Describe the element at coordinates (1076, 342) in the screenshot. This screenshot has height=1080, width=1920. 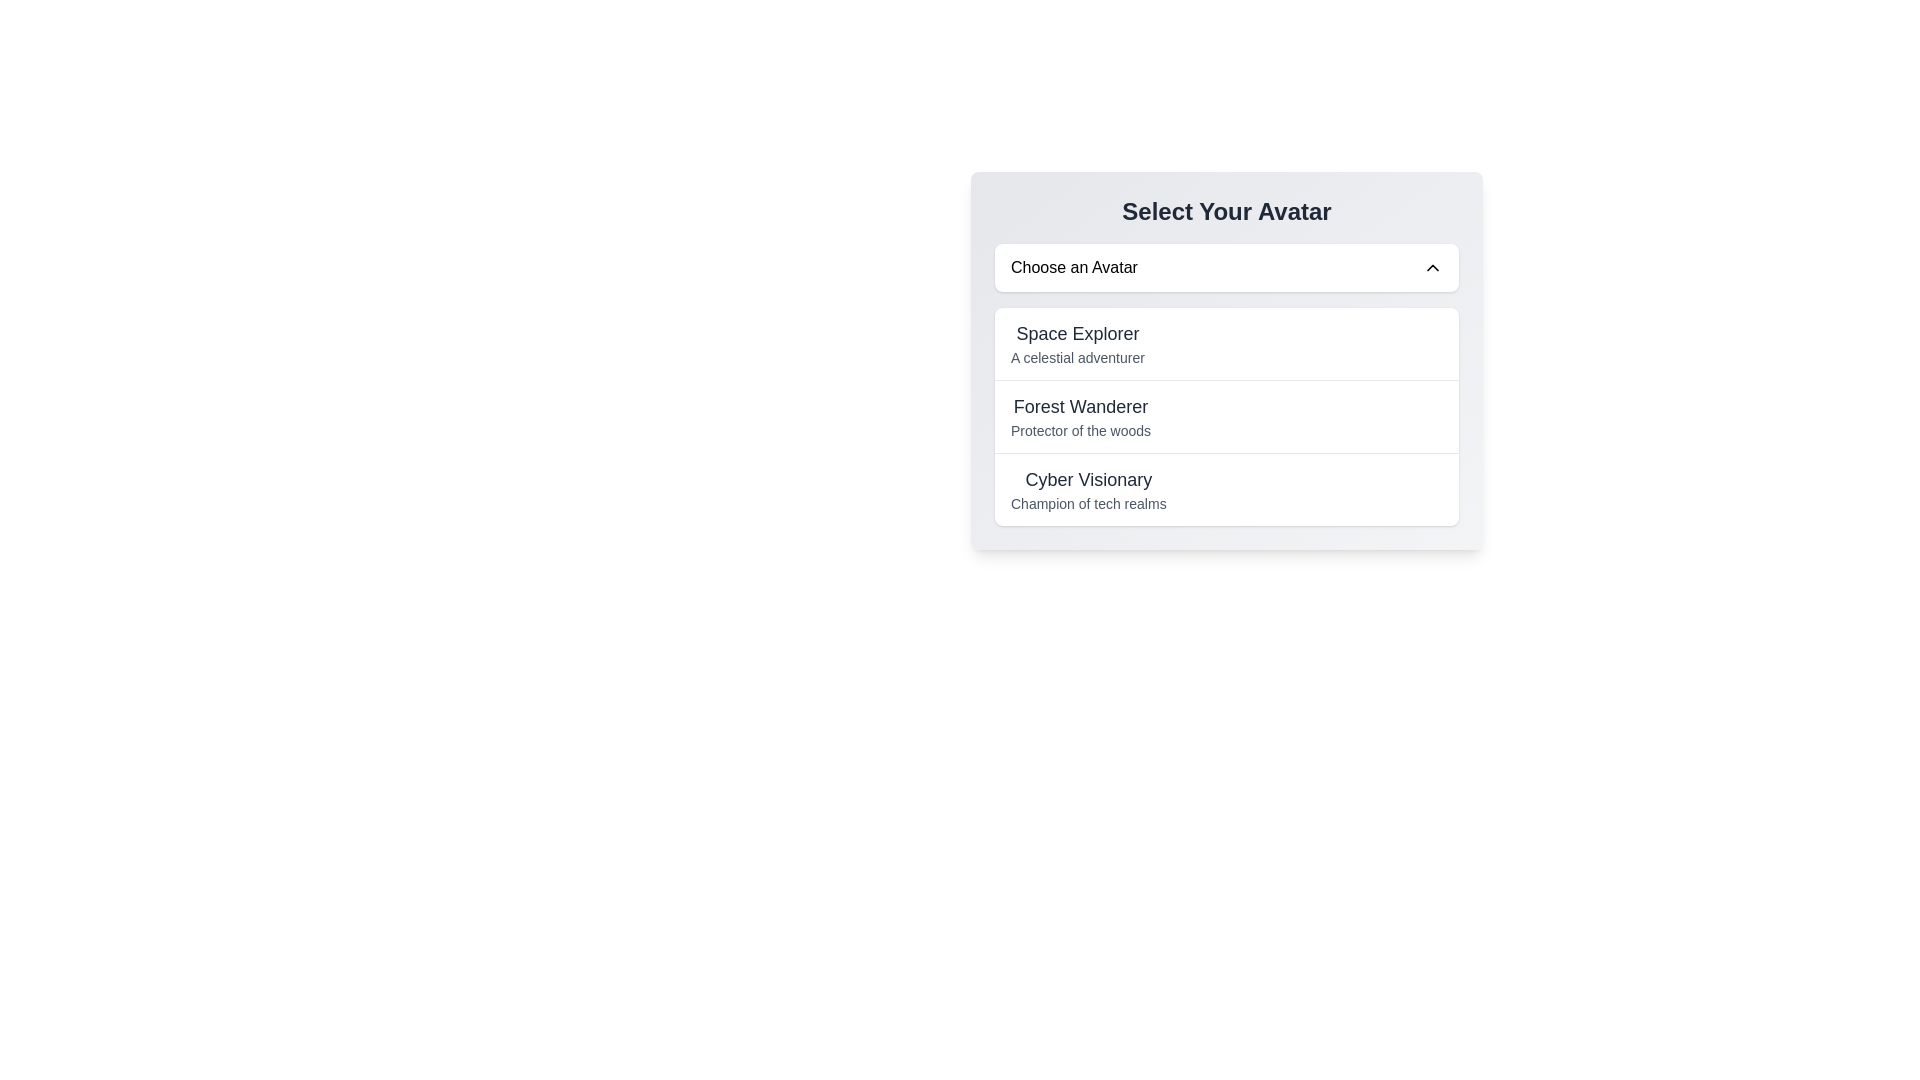
I see `the Text label representing the 'Space Explorer' avatar option, which includes the title 'Space Explorer' and the description 'A celestial adventurer'. This element is located below the 'Choose an Avatar' dropdown and above the 'Forest Wanderer' and 'Cyber Visionary' options` at that location.